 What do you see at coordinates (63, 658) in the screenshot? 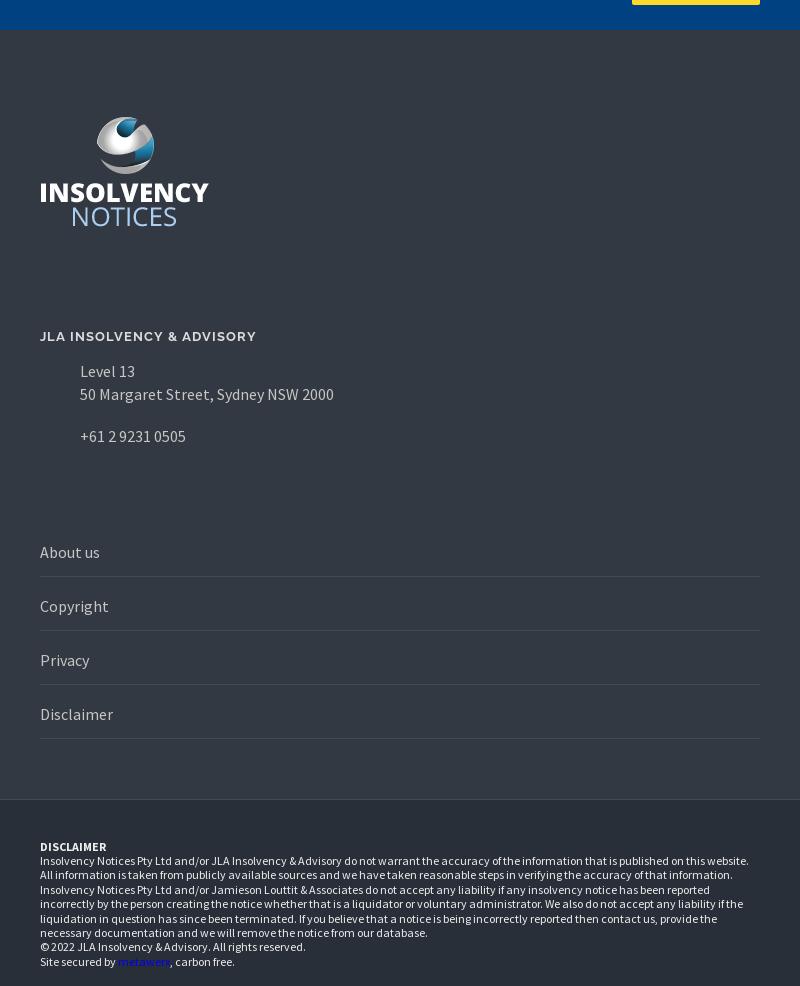
I see `'Privacy'` at bounding box center [63, 658].